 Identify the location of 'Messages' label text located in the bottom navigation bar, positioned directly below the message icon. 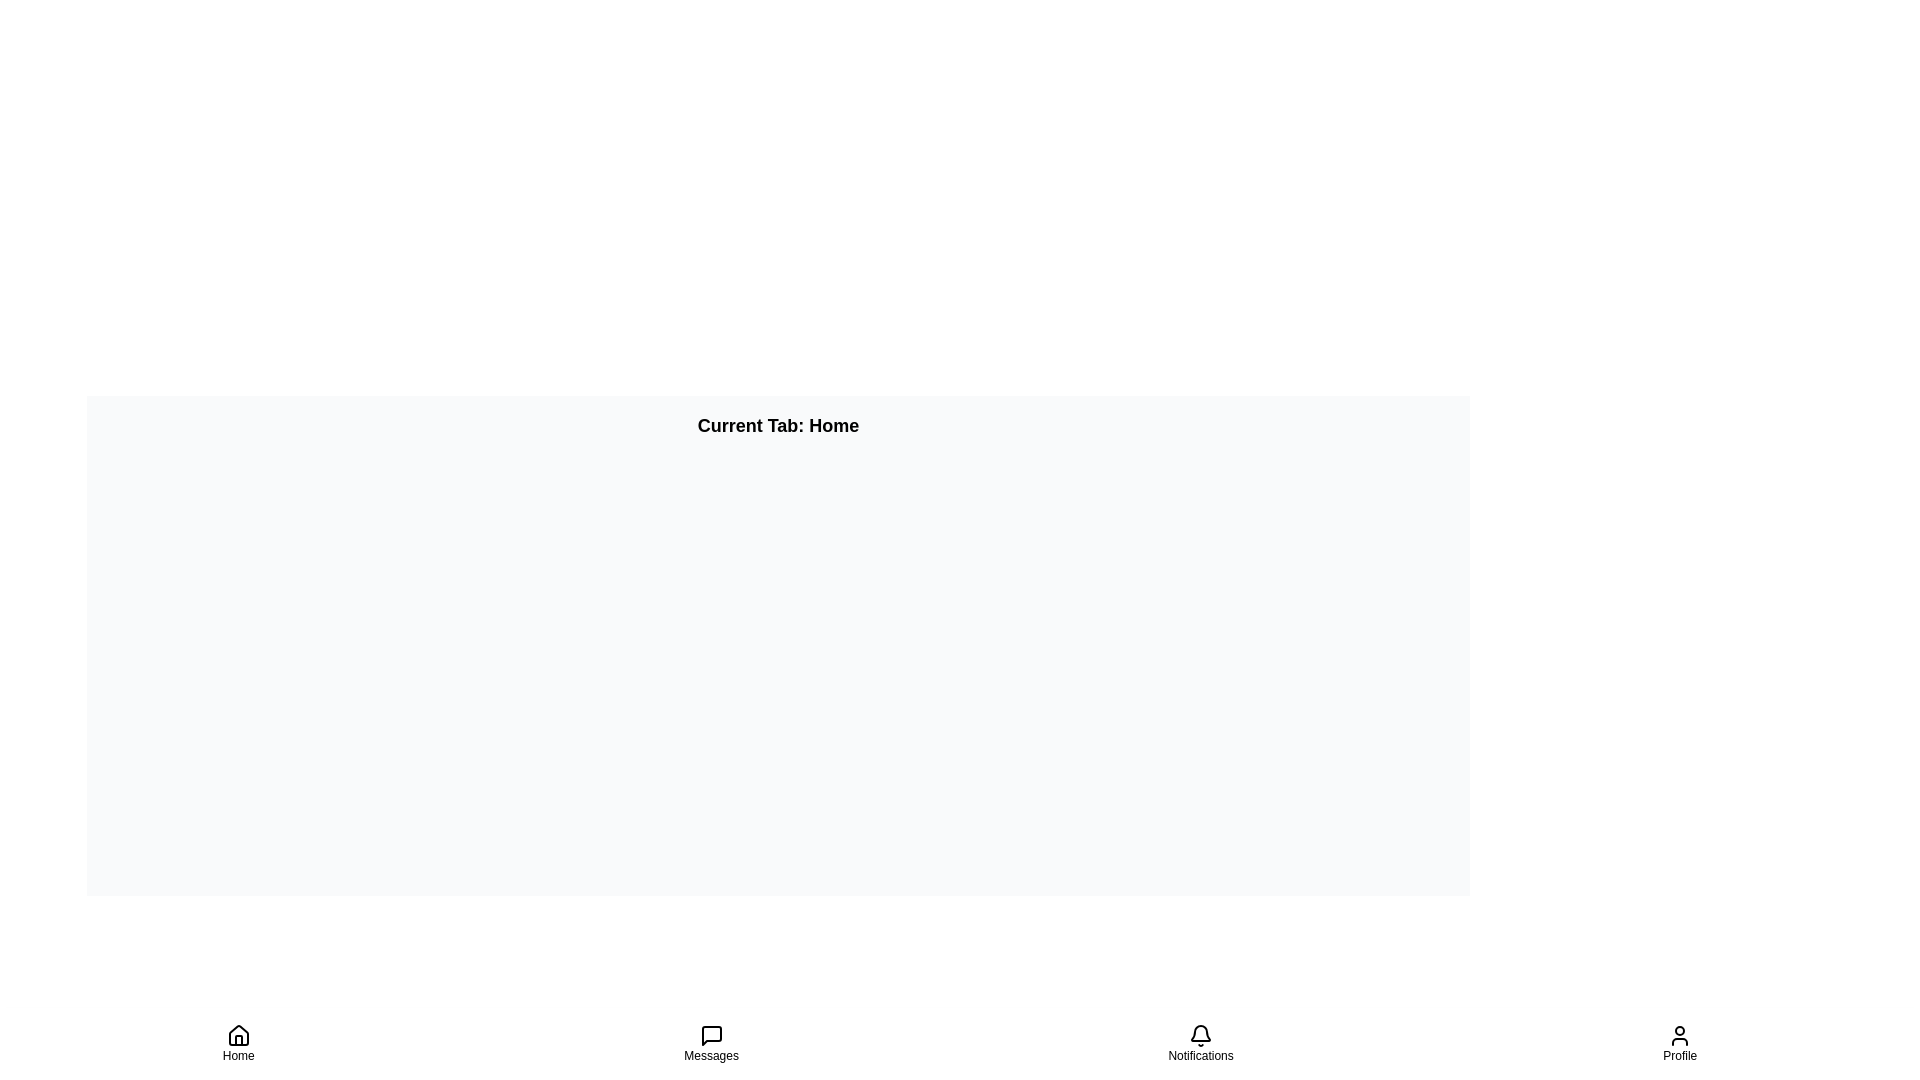
(711, 1055).